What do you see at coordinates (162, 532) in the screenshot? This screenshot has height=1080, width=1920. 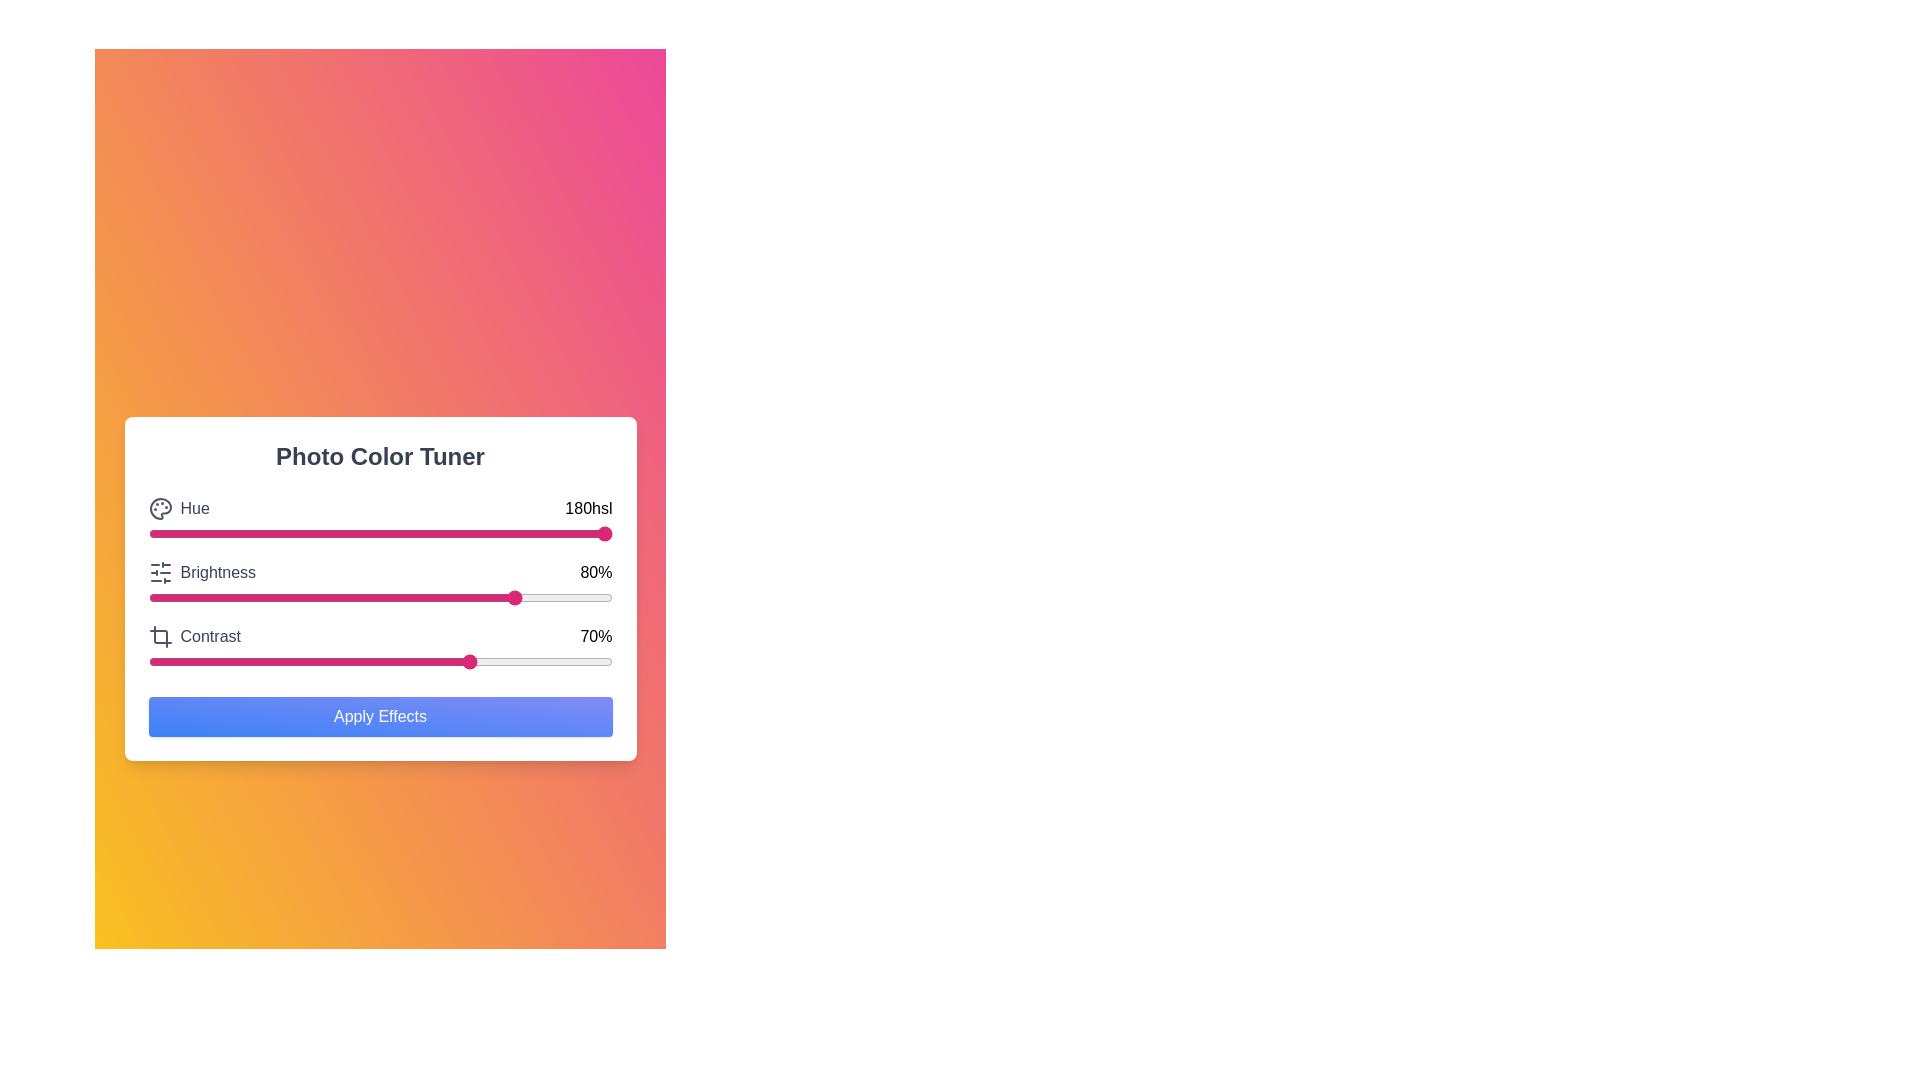 I see `the hue slider to set the hue value to 3` at bounding box center [162, 532].